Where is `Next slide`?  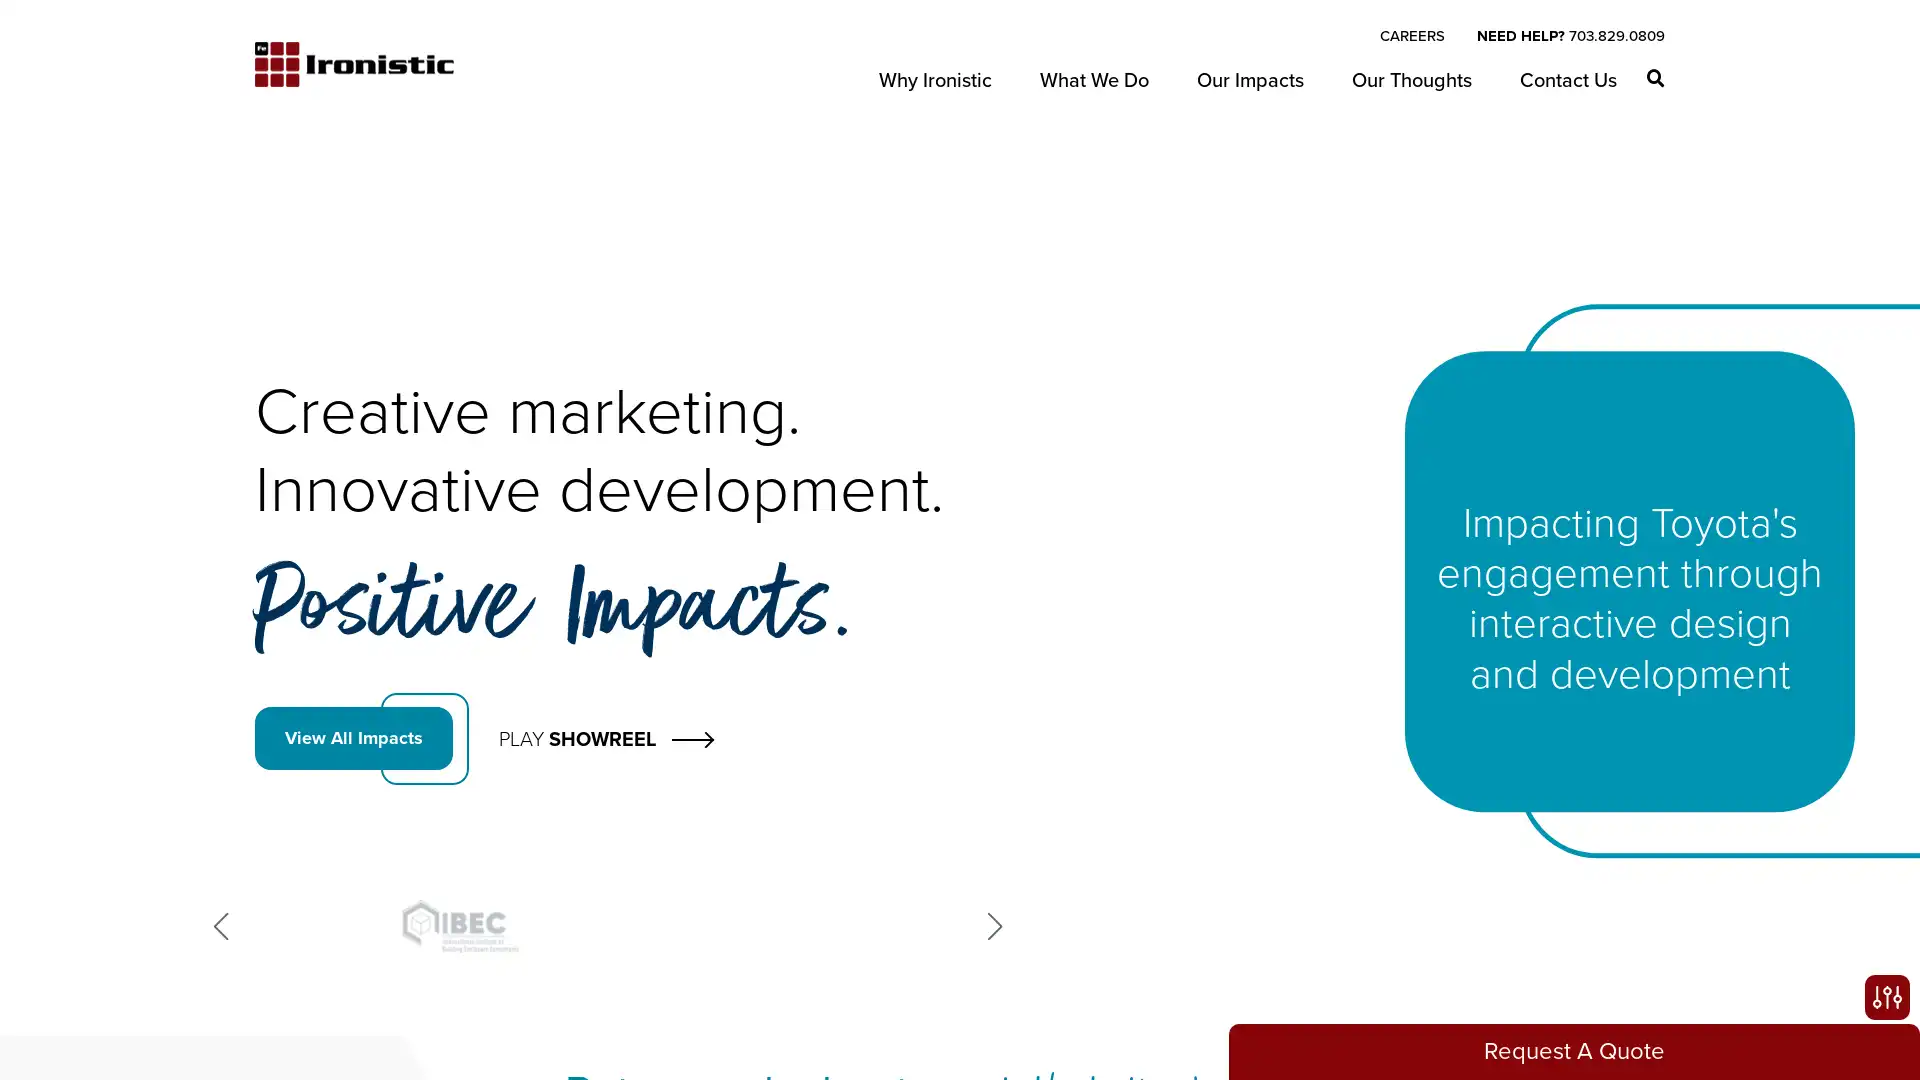
Next slide is located at coordinates (994, 925).